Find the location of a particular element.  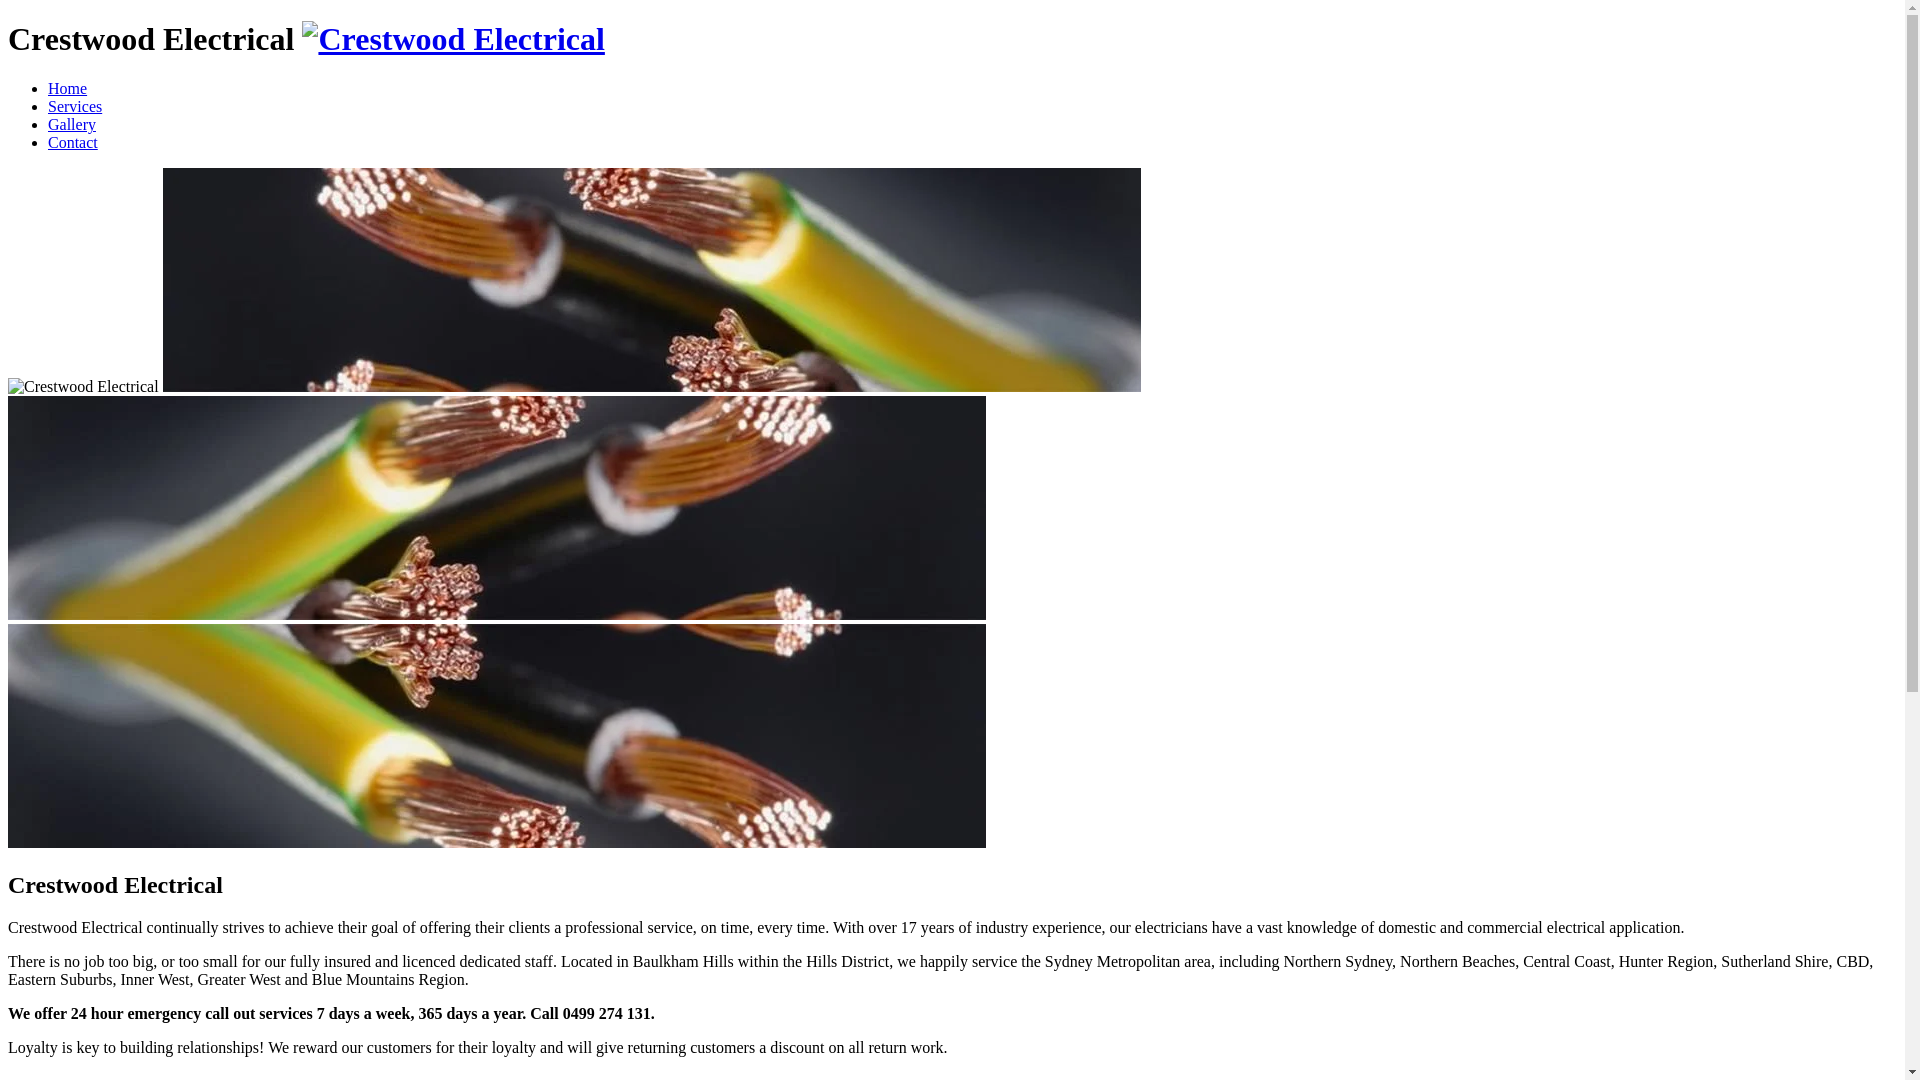

'Home' is located at coordinates (67, 87).